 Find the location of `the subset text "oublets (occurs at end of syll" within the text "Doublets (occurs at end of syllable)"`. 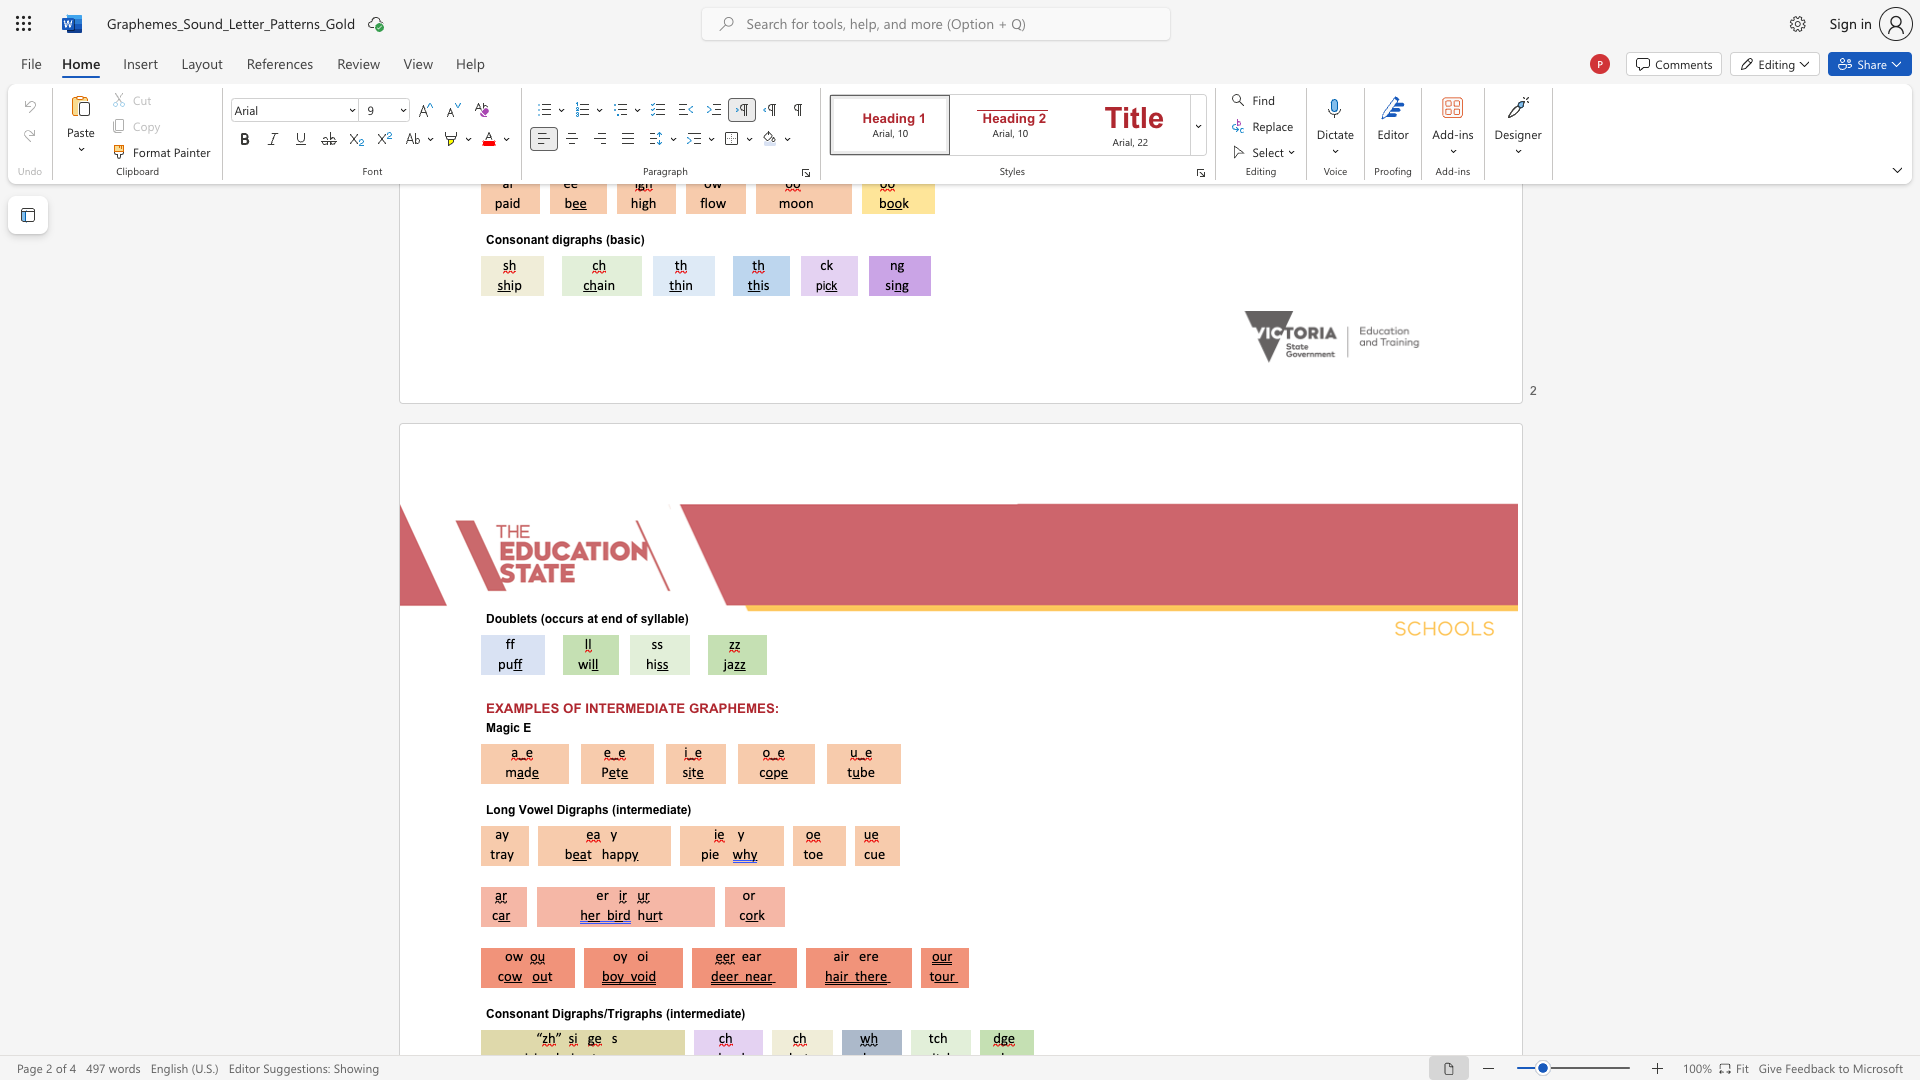

the subset text "oublets (occurs at end of syll" within the text "Doublets (occurs at end of syllable)" is located at coordinates (494, 617).